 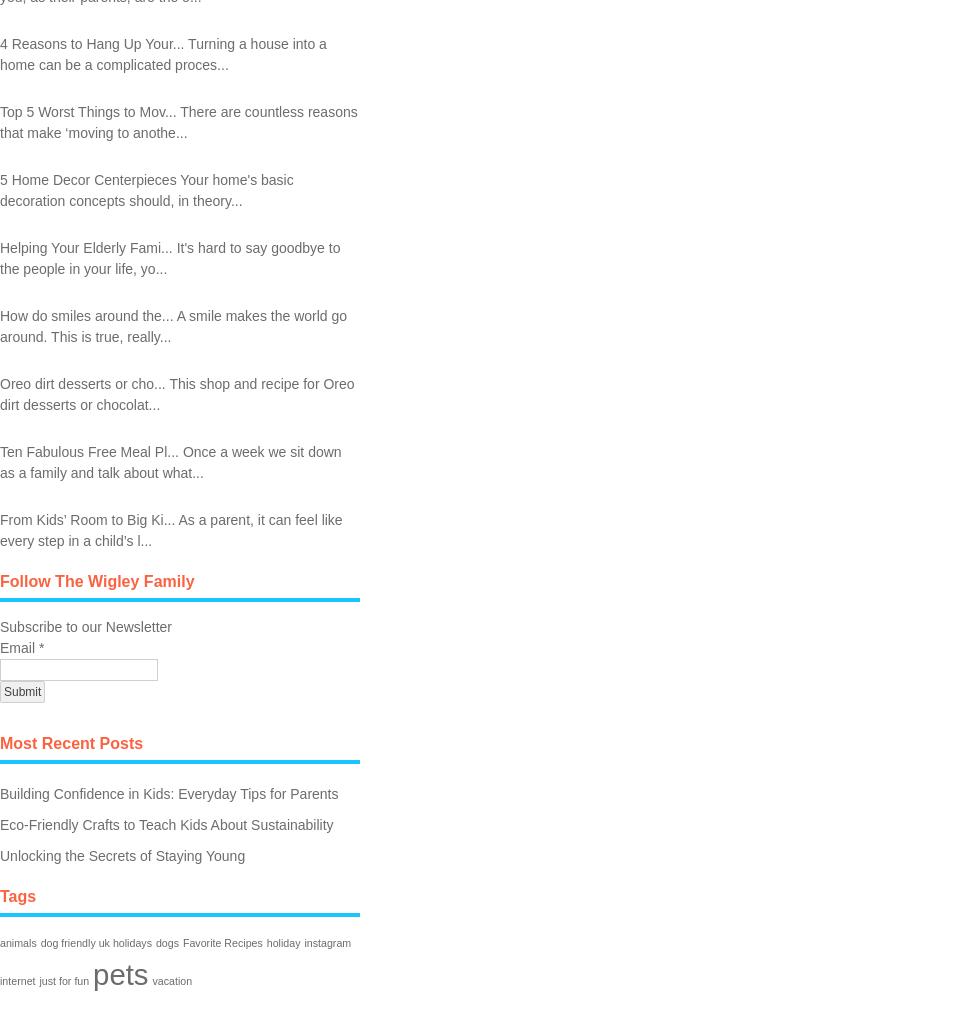 What do you see at coordinates (88, 449) in the screenshot?
I see `'Ten Fabulous Free Meal Pl...'` at bounding box center [88, 449].